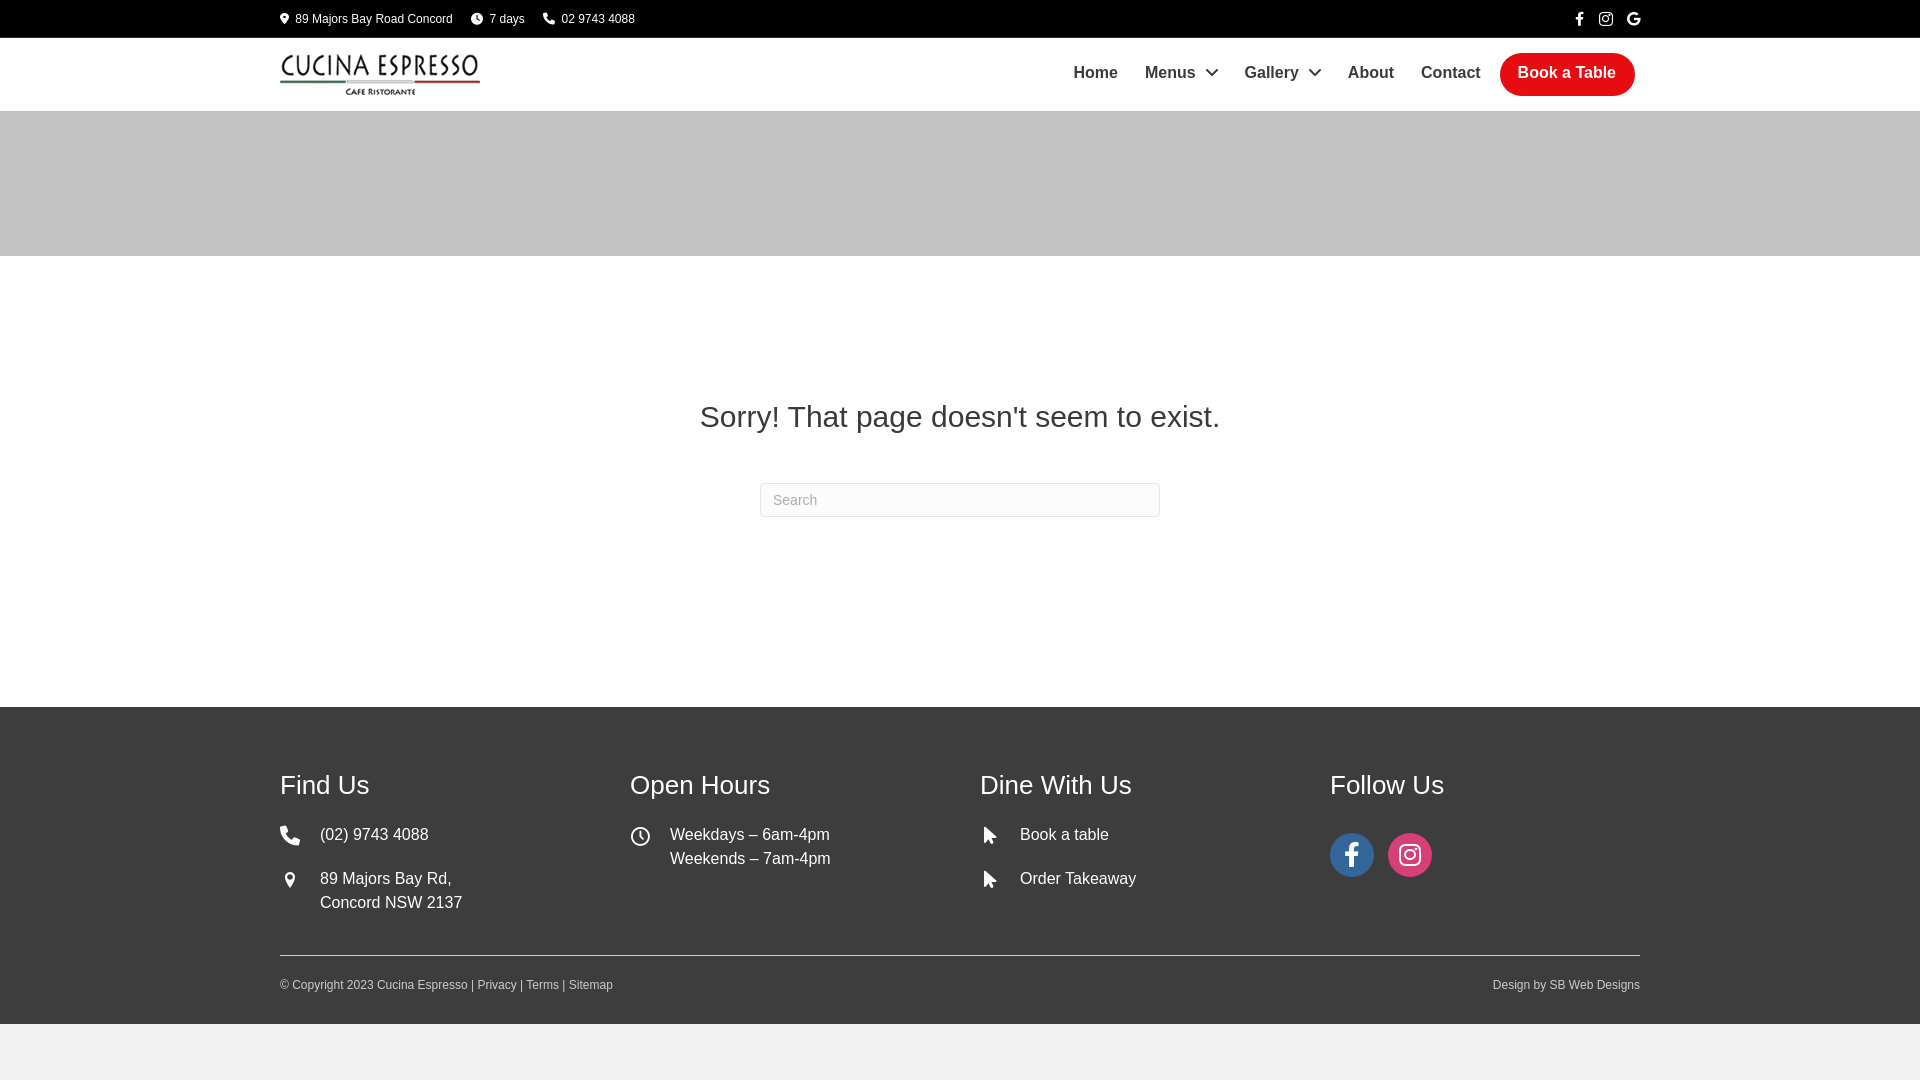 This screenshot has height=1080, width=1920. I want to click on 'Terms', so click(542, 983).